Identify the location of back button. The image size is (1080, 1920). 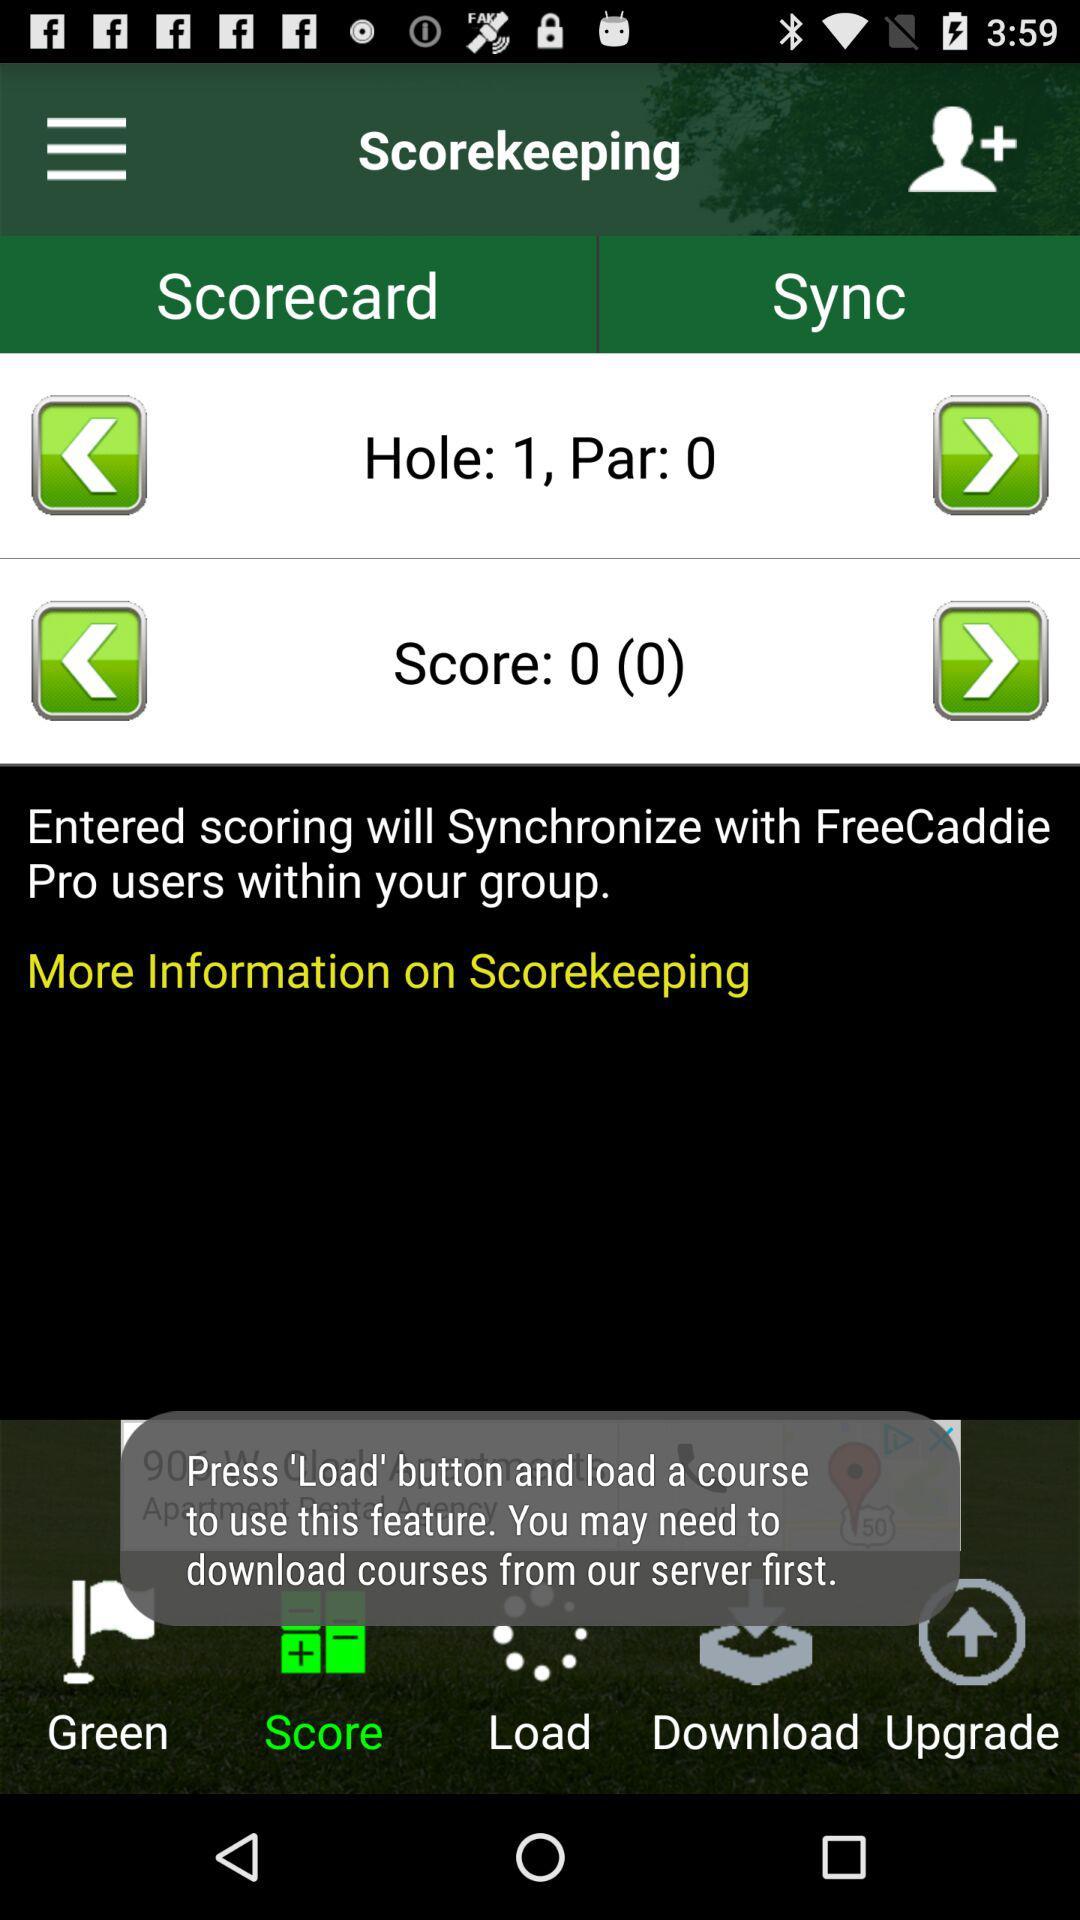
(88, 454).